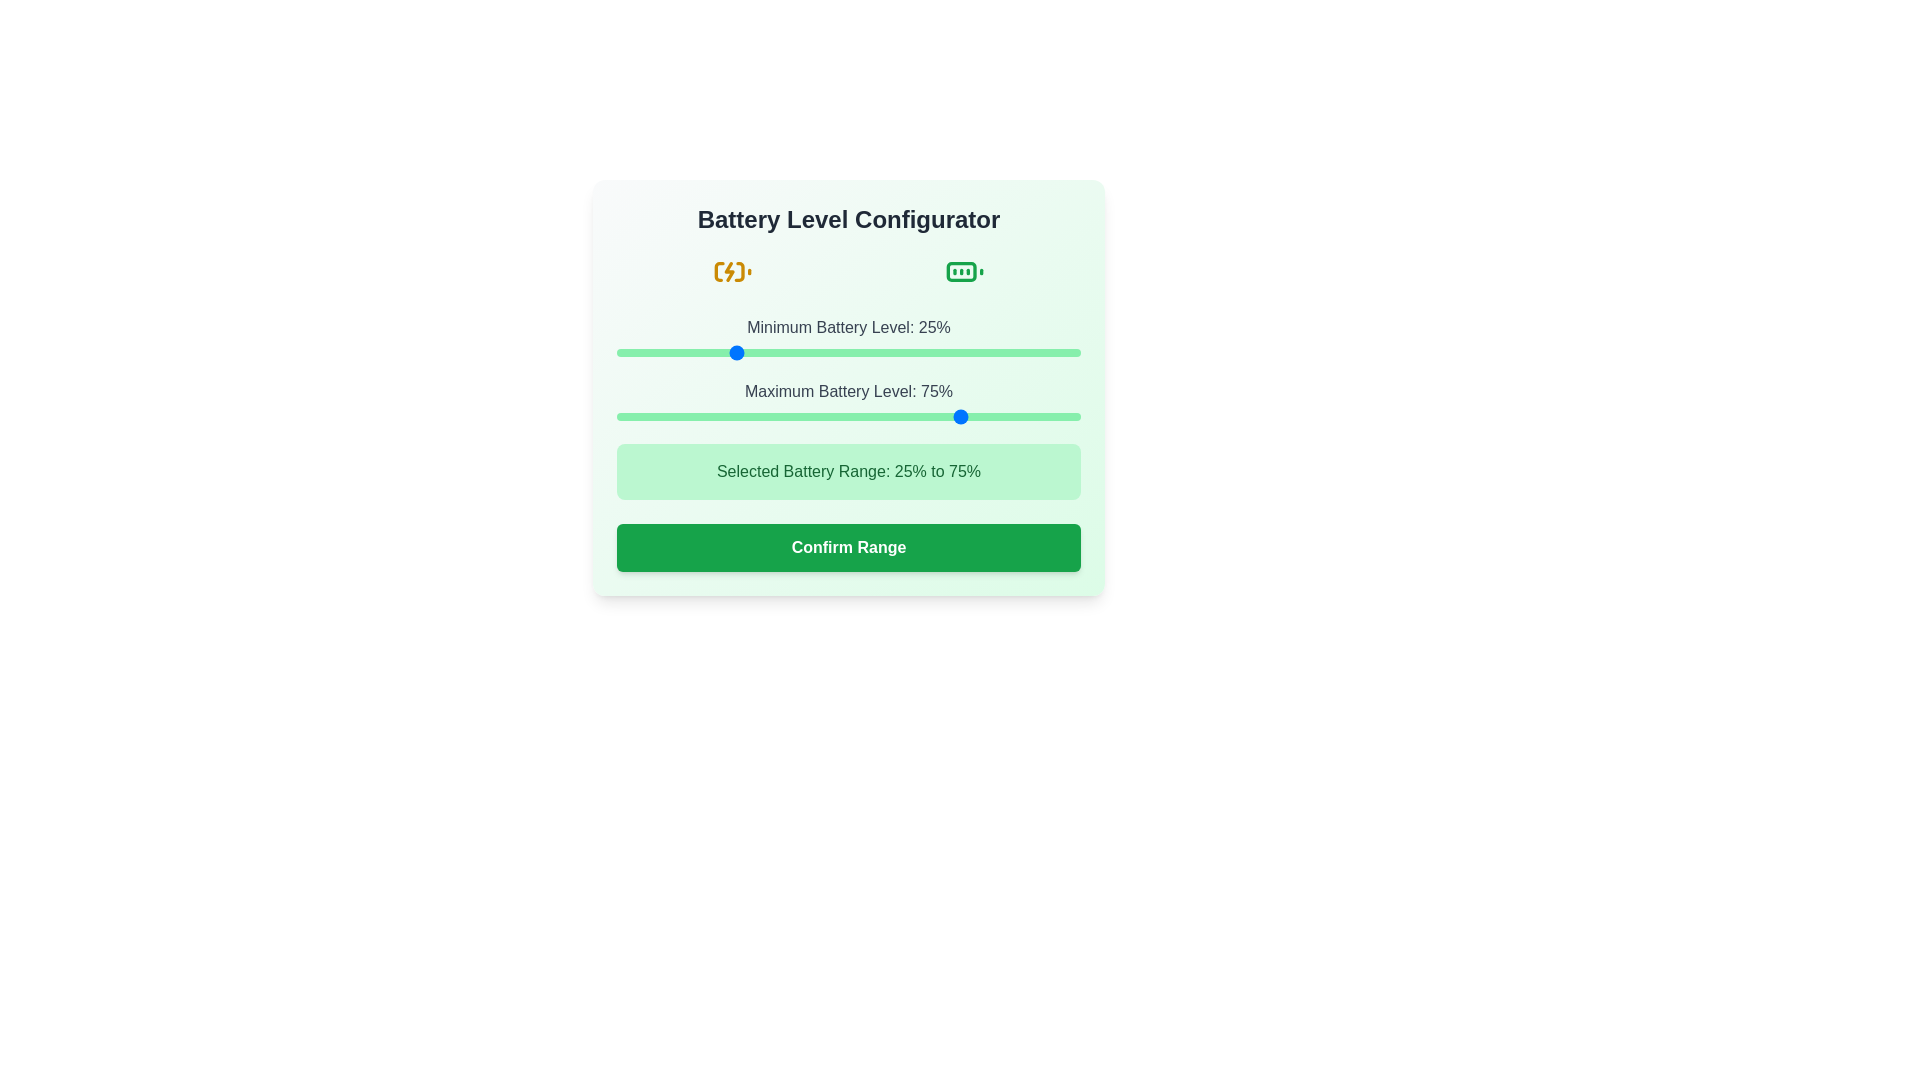 This screenshot has width=1920, height=1080. I want to click on the minimum battery level, so click(903, 352).